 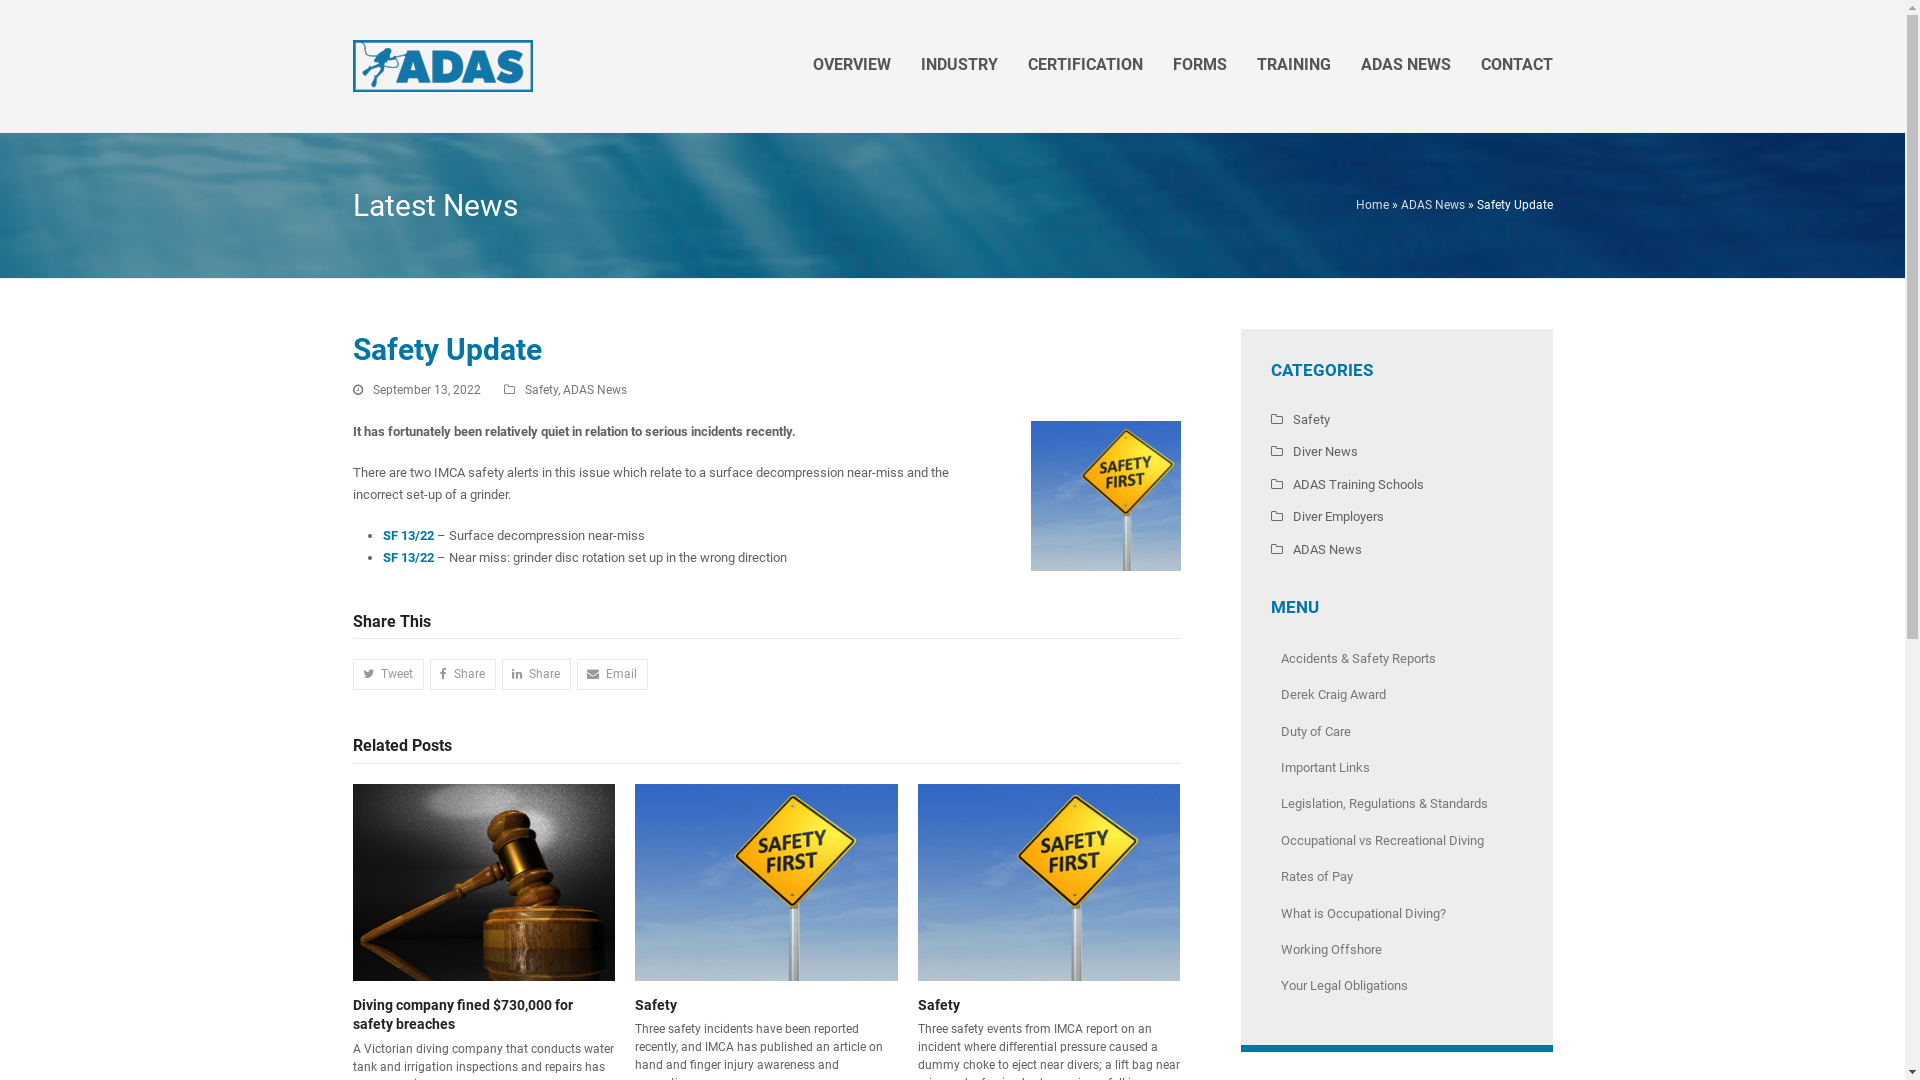 I want to click on 'ADAS Training Schools', so click(x=1346, y=484).